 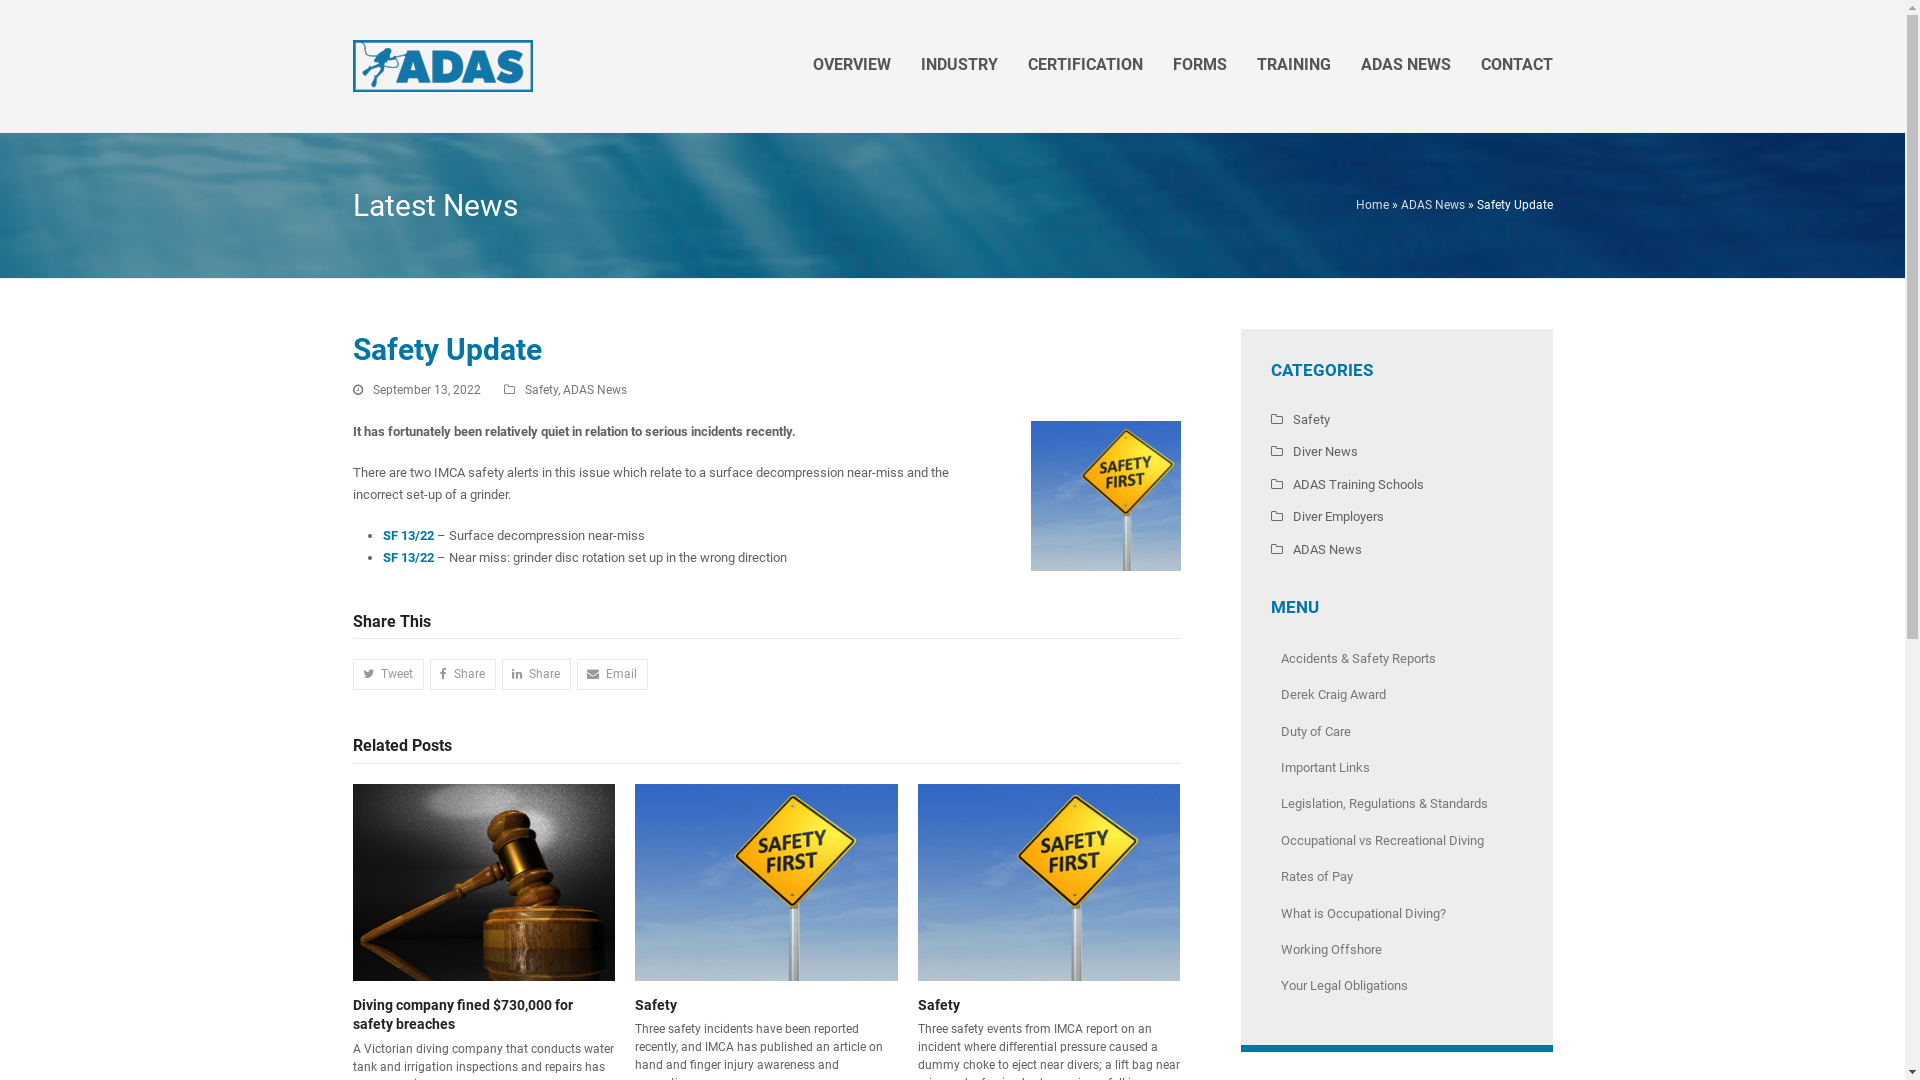 I want to click on 'ADAS Training Schools', so click(x=1346, y=484).